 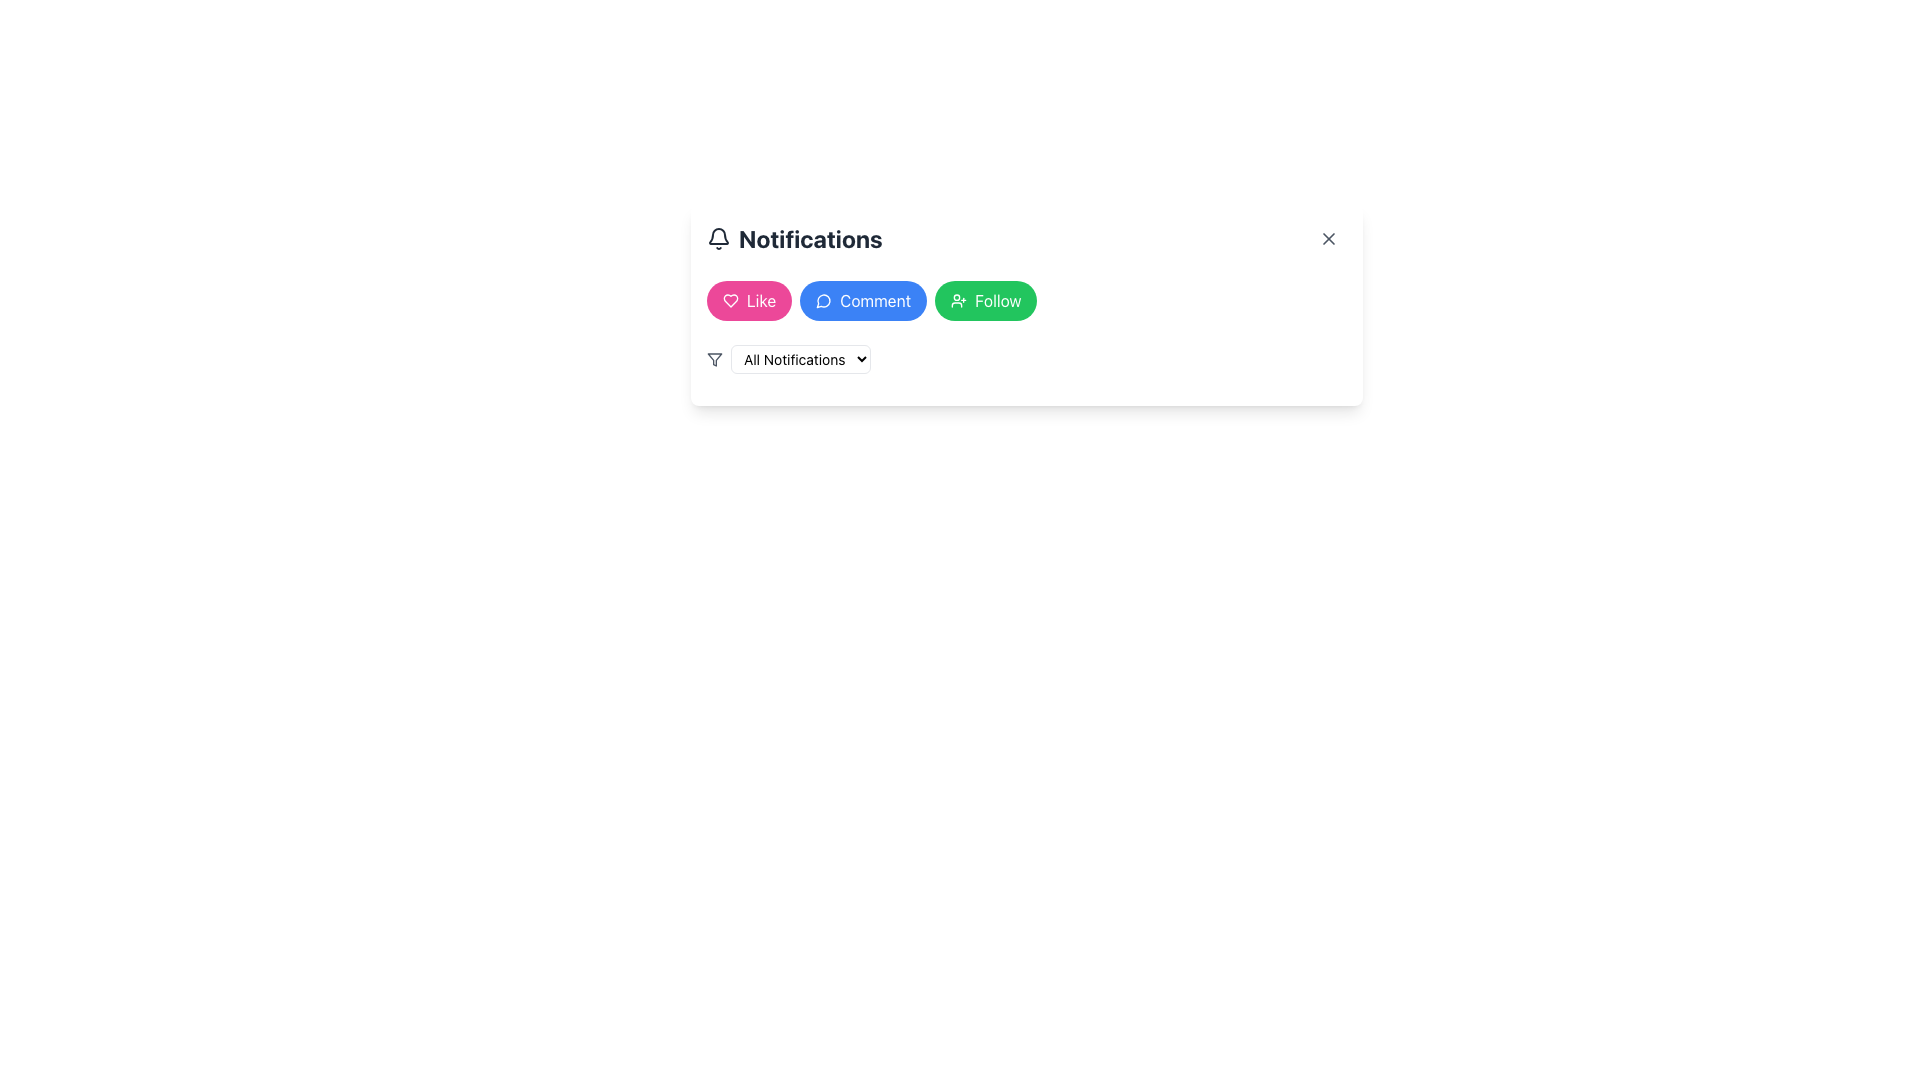 I want to click on the third button on the right in the group of three action buttons, so click(x=1027, y=305).